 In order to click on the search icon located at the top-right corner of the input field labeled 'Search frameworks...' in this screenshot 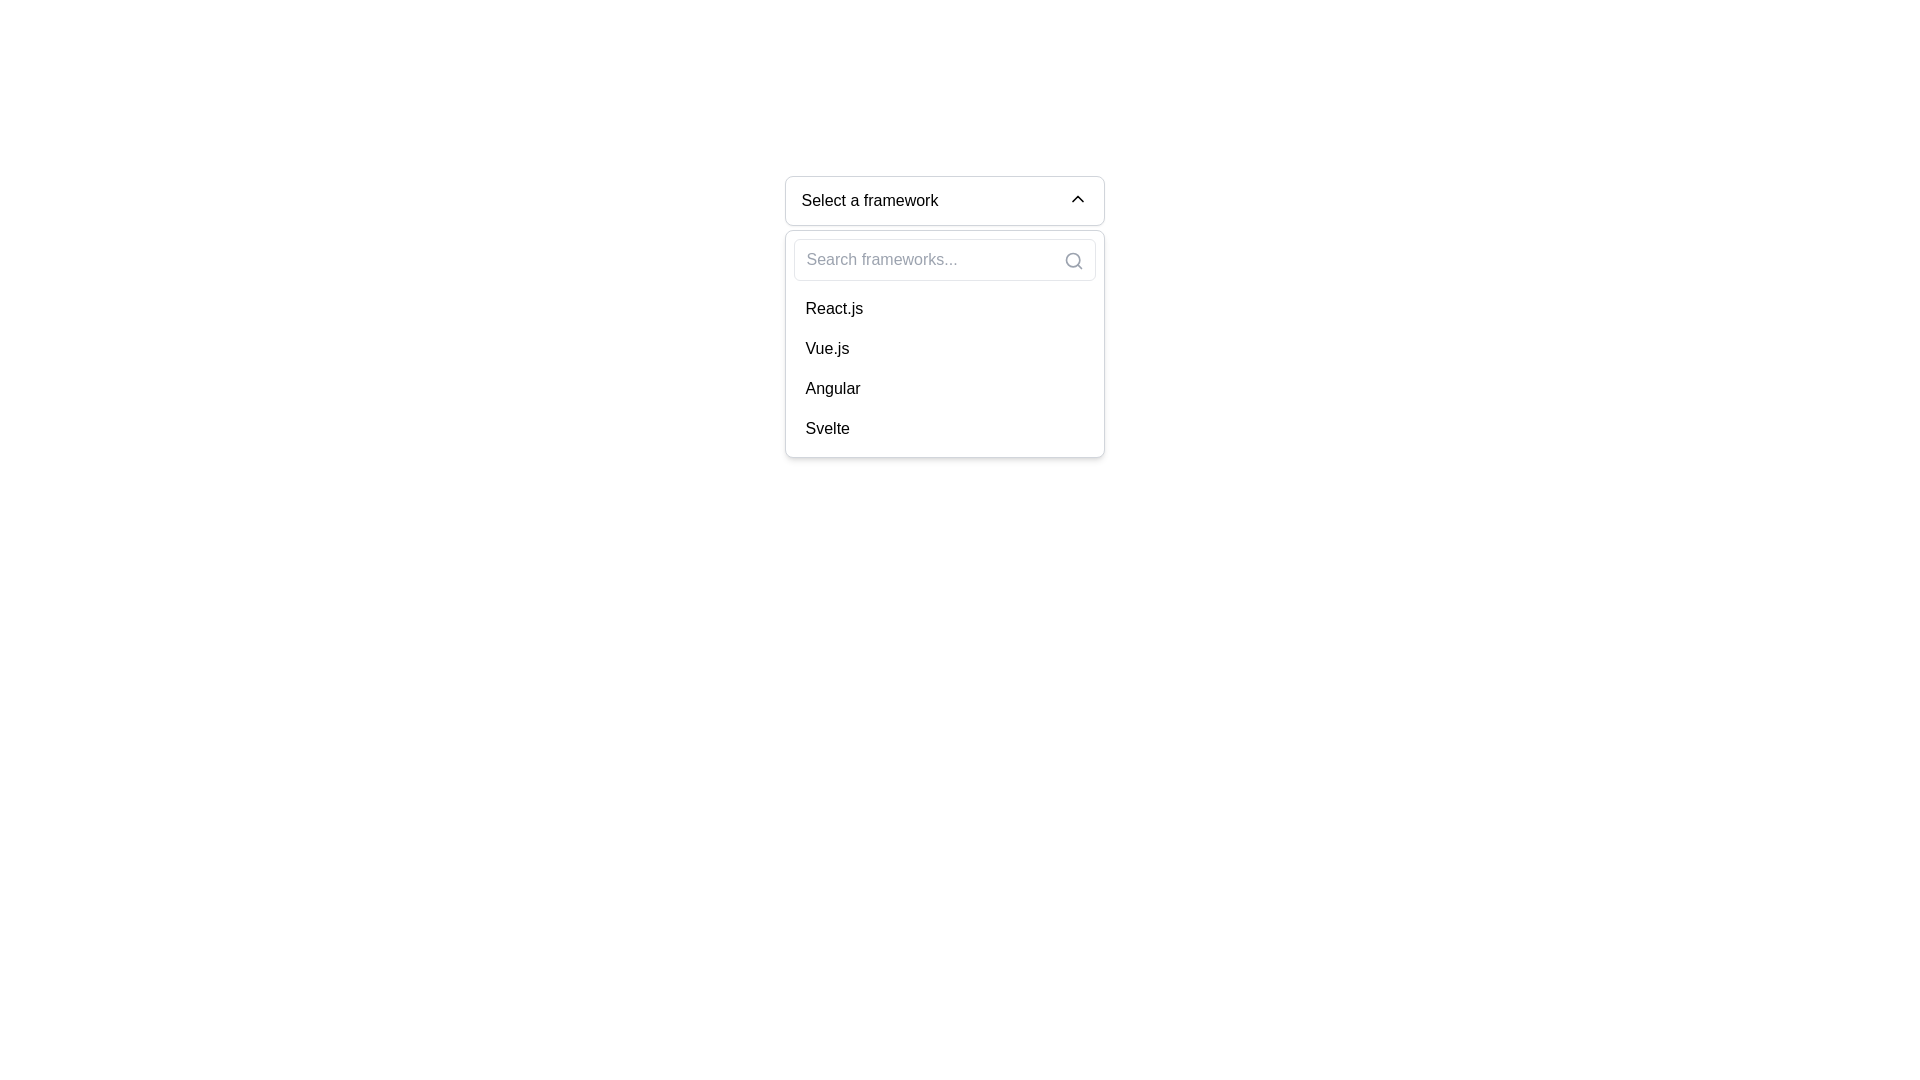, I will do `click(1072, 260)`.